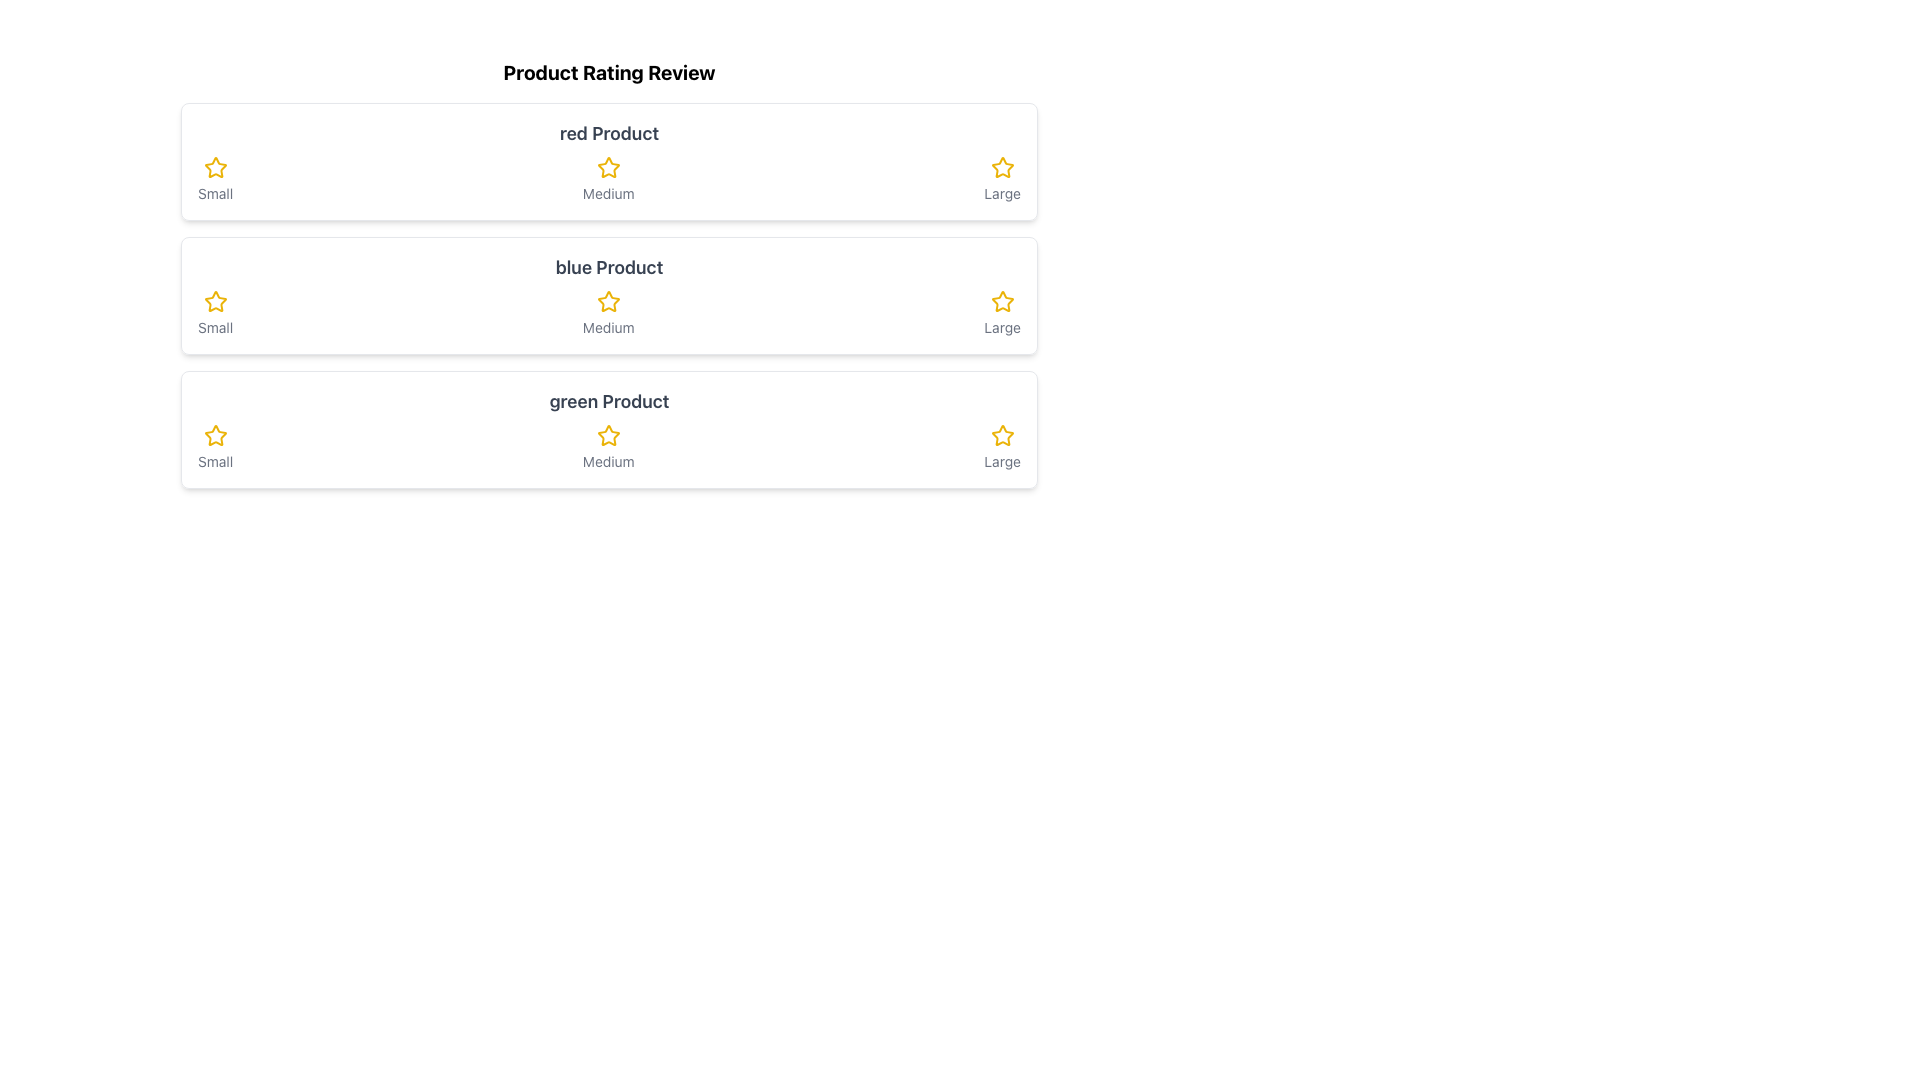  What do you see at coordinates (215, 446) in the screenshot?
I see `the first selectable option for 'small' size in the 'green Product' section` at bounding box center [215, 446].